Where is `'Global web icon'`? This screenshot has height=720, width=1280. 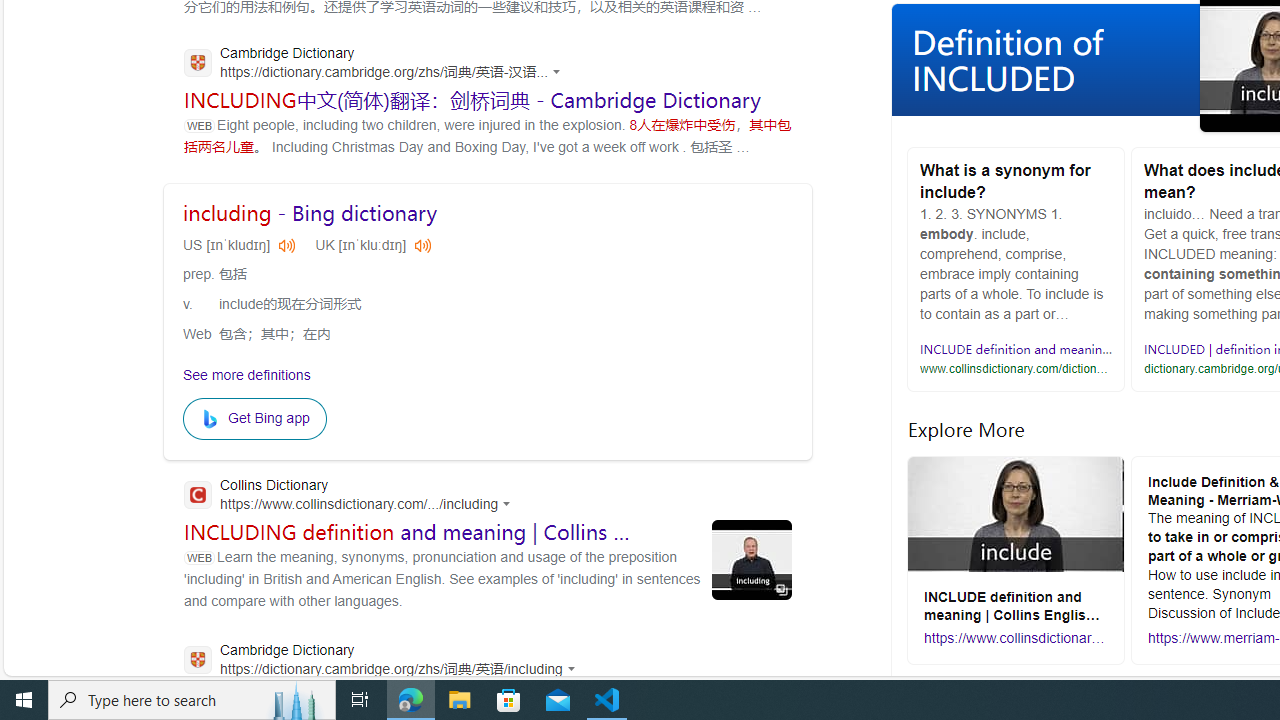
'Global web icon' is located at coordinates (197, 659).